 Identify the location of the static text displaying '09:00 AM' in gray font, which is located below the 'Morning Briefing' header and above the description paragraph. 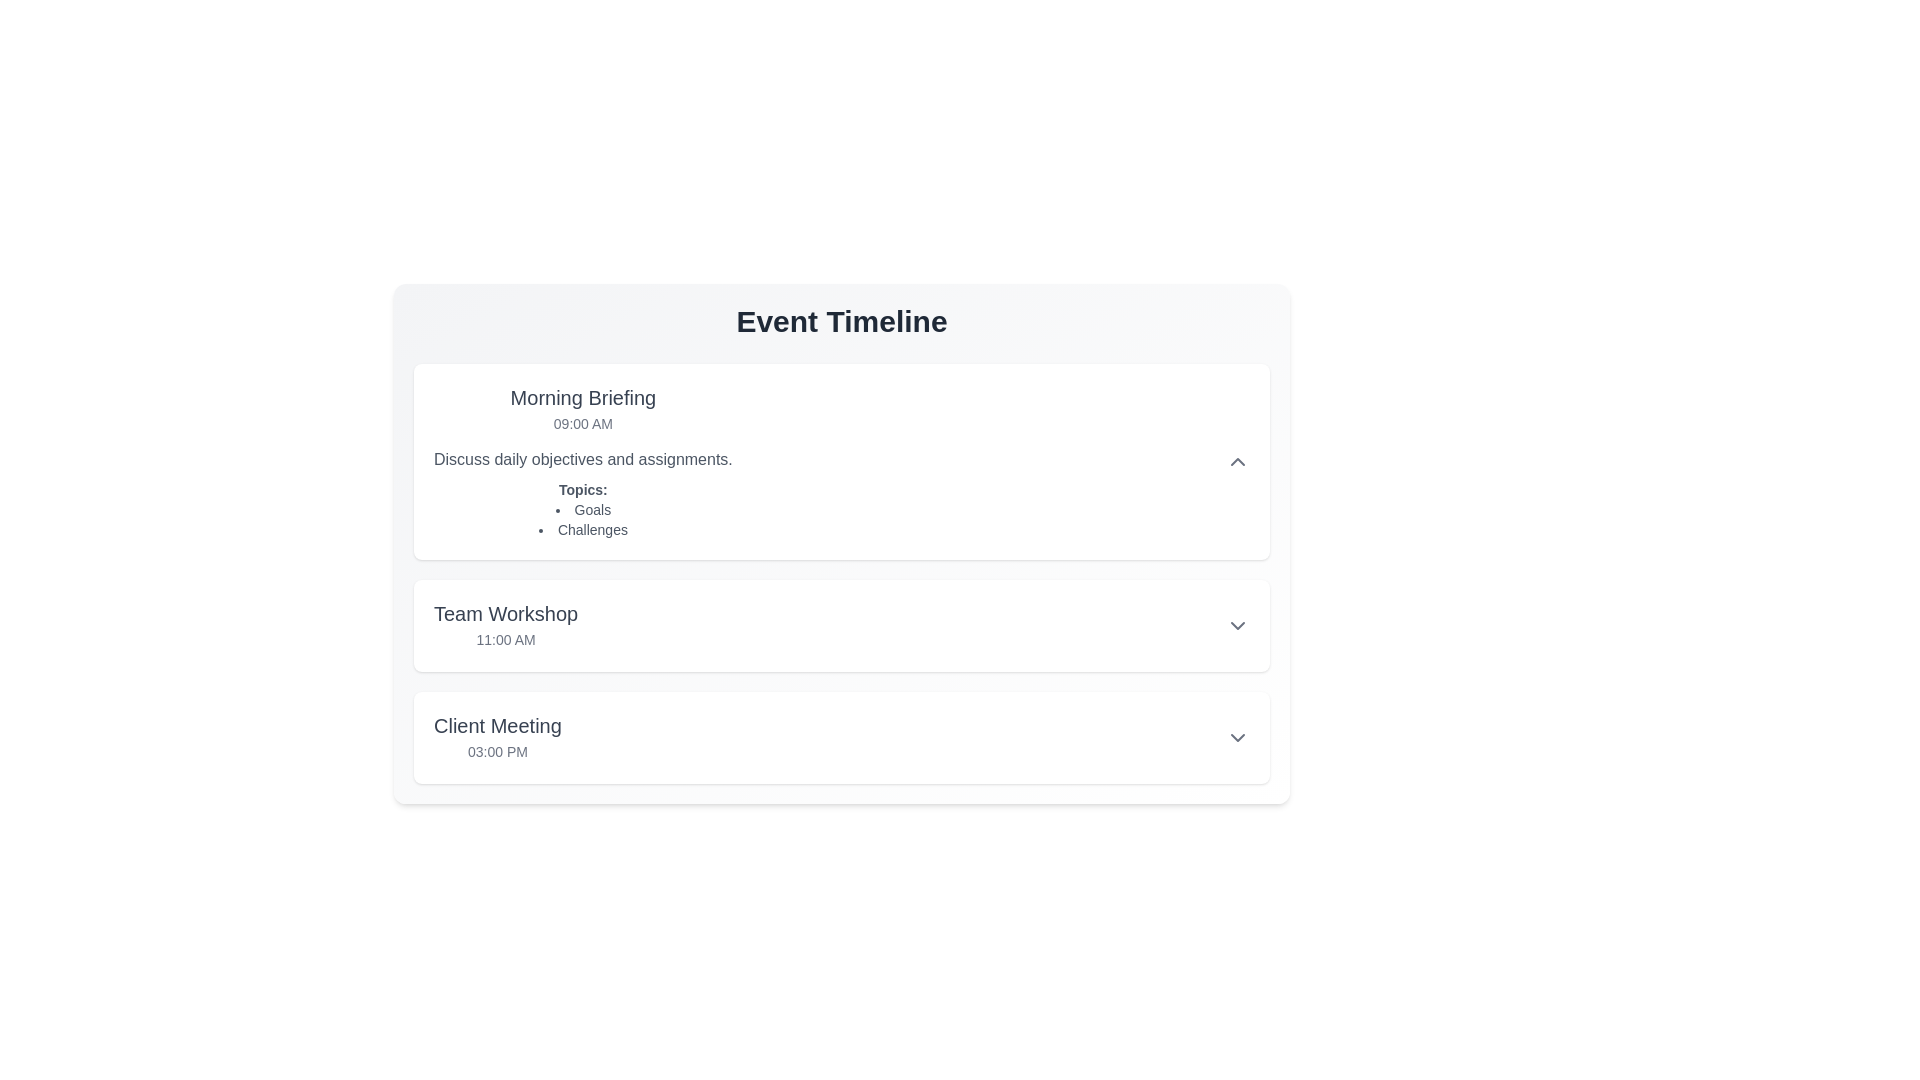
(582, 423).